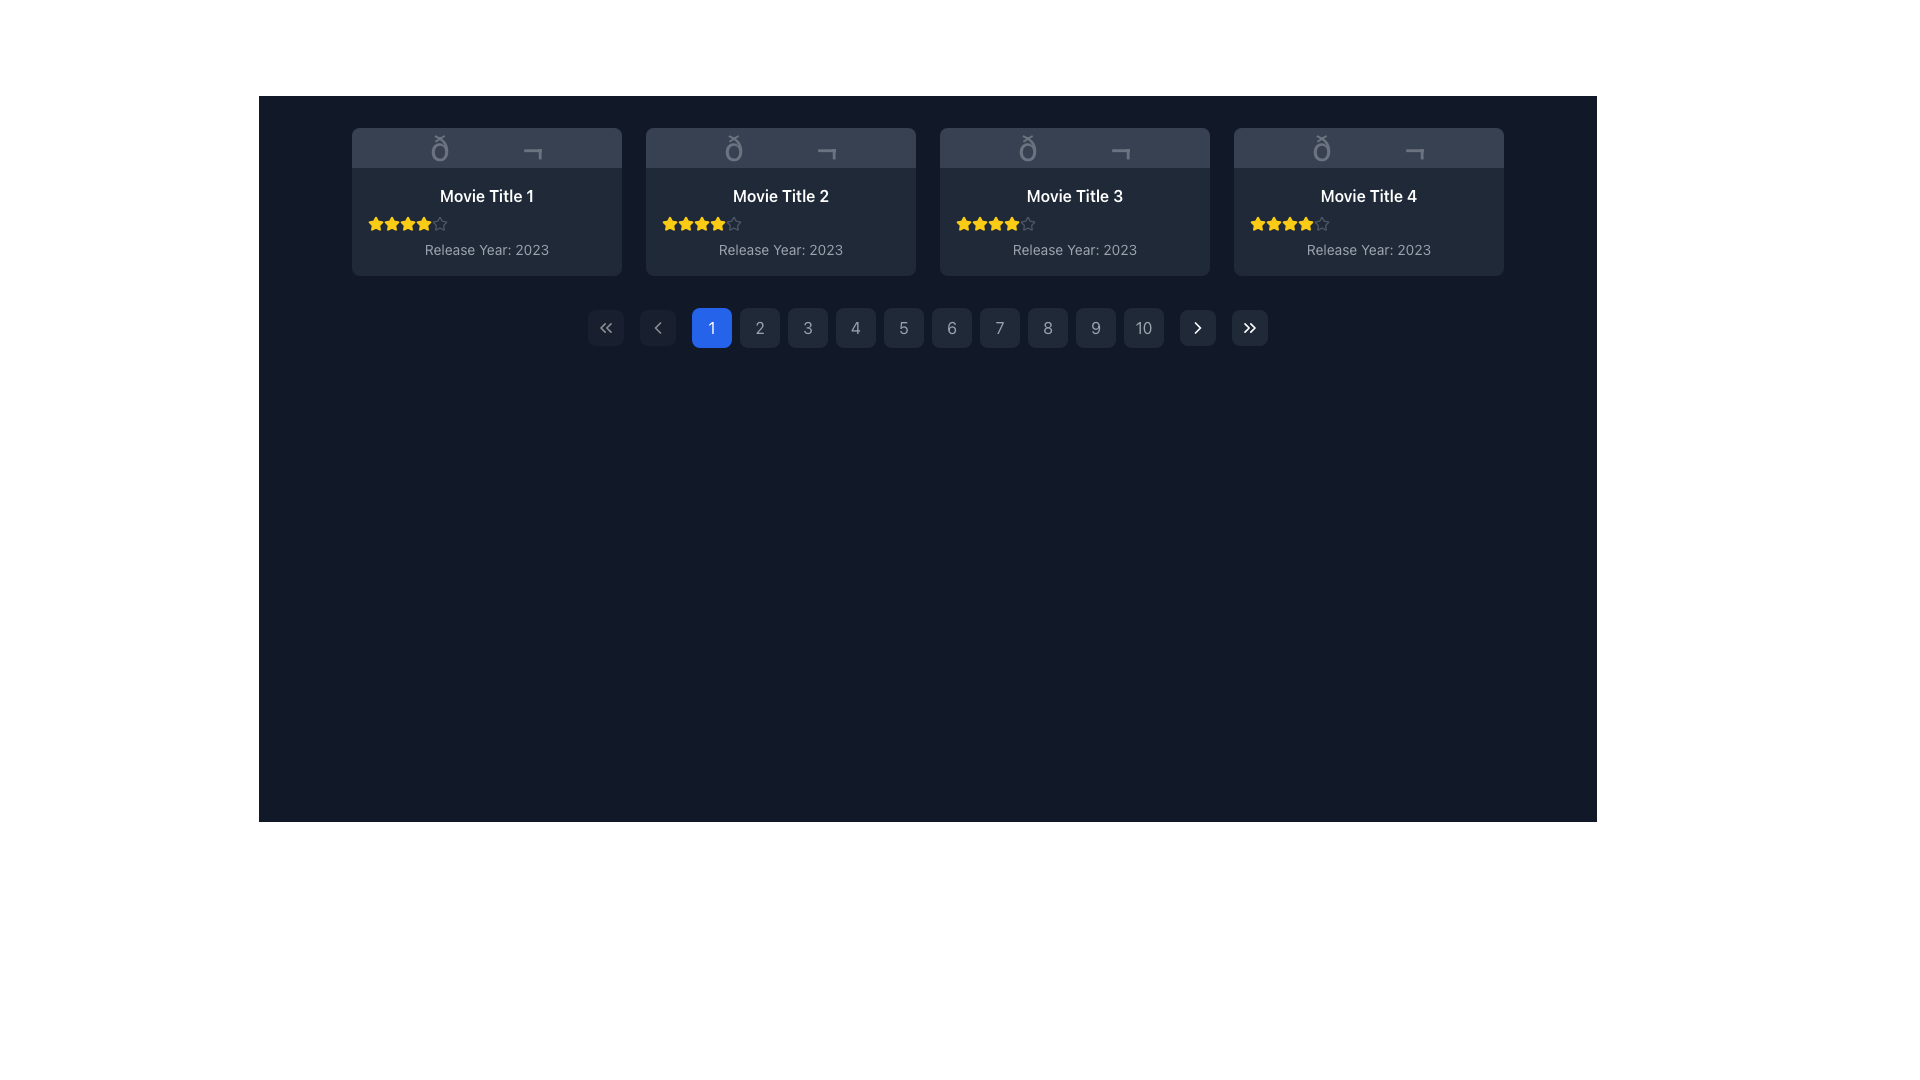 Image resolution: width=1920 pixels, height=1080 pixels. I want to click on the first yellow star-shaped icon in the rating mechanism for 'Movie Title 4' to interact with it, so click(1256, 223).